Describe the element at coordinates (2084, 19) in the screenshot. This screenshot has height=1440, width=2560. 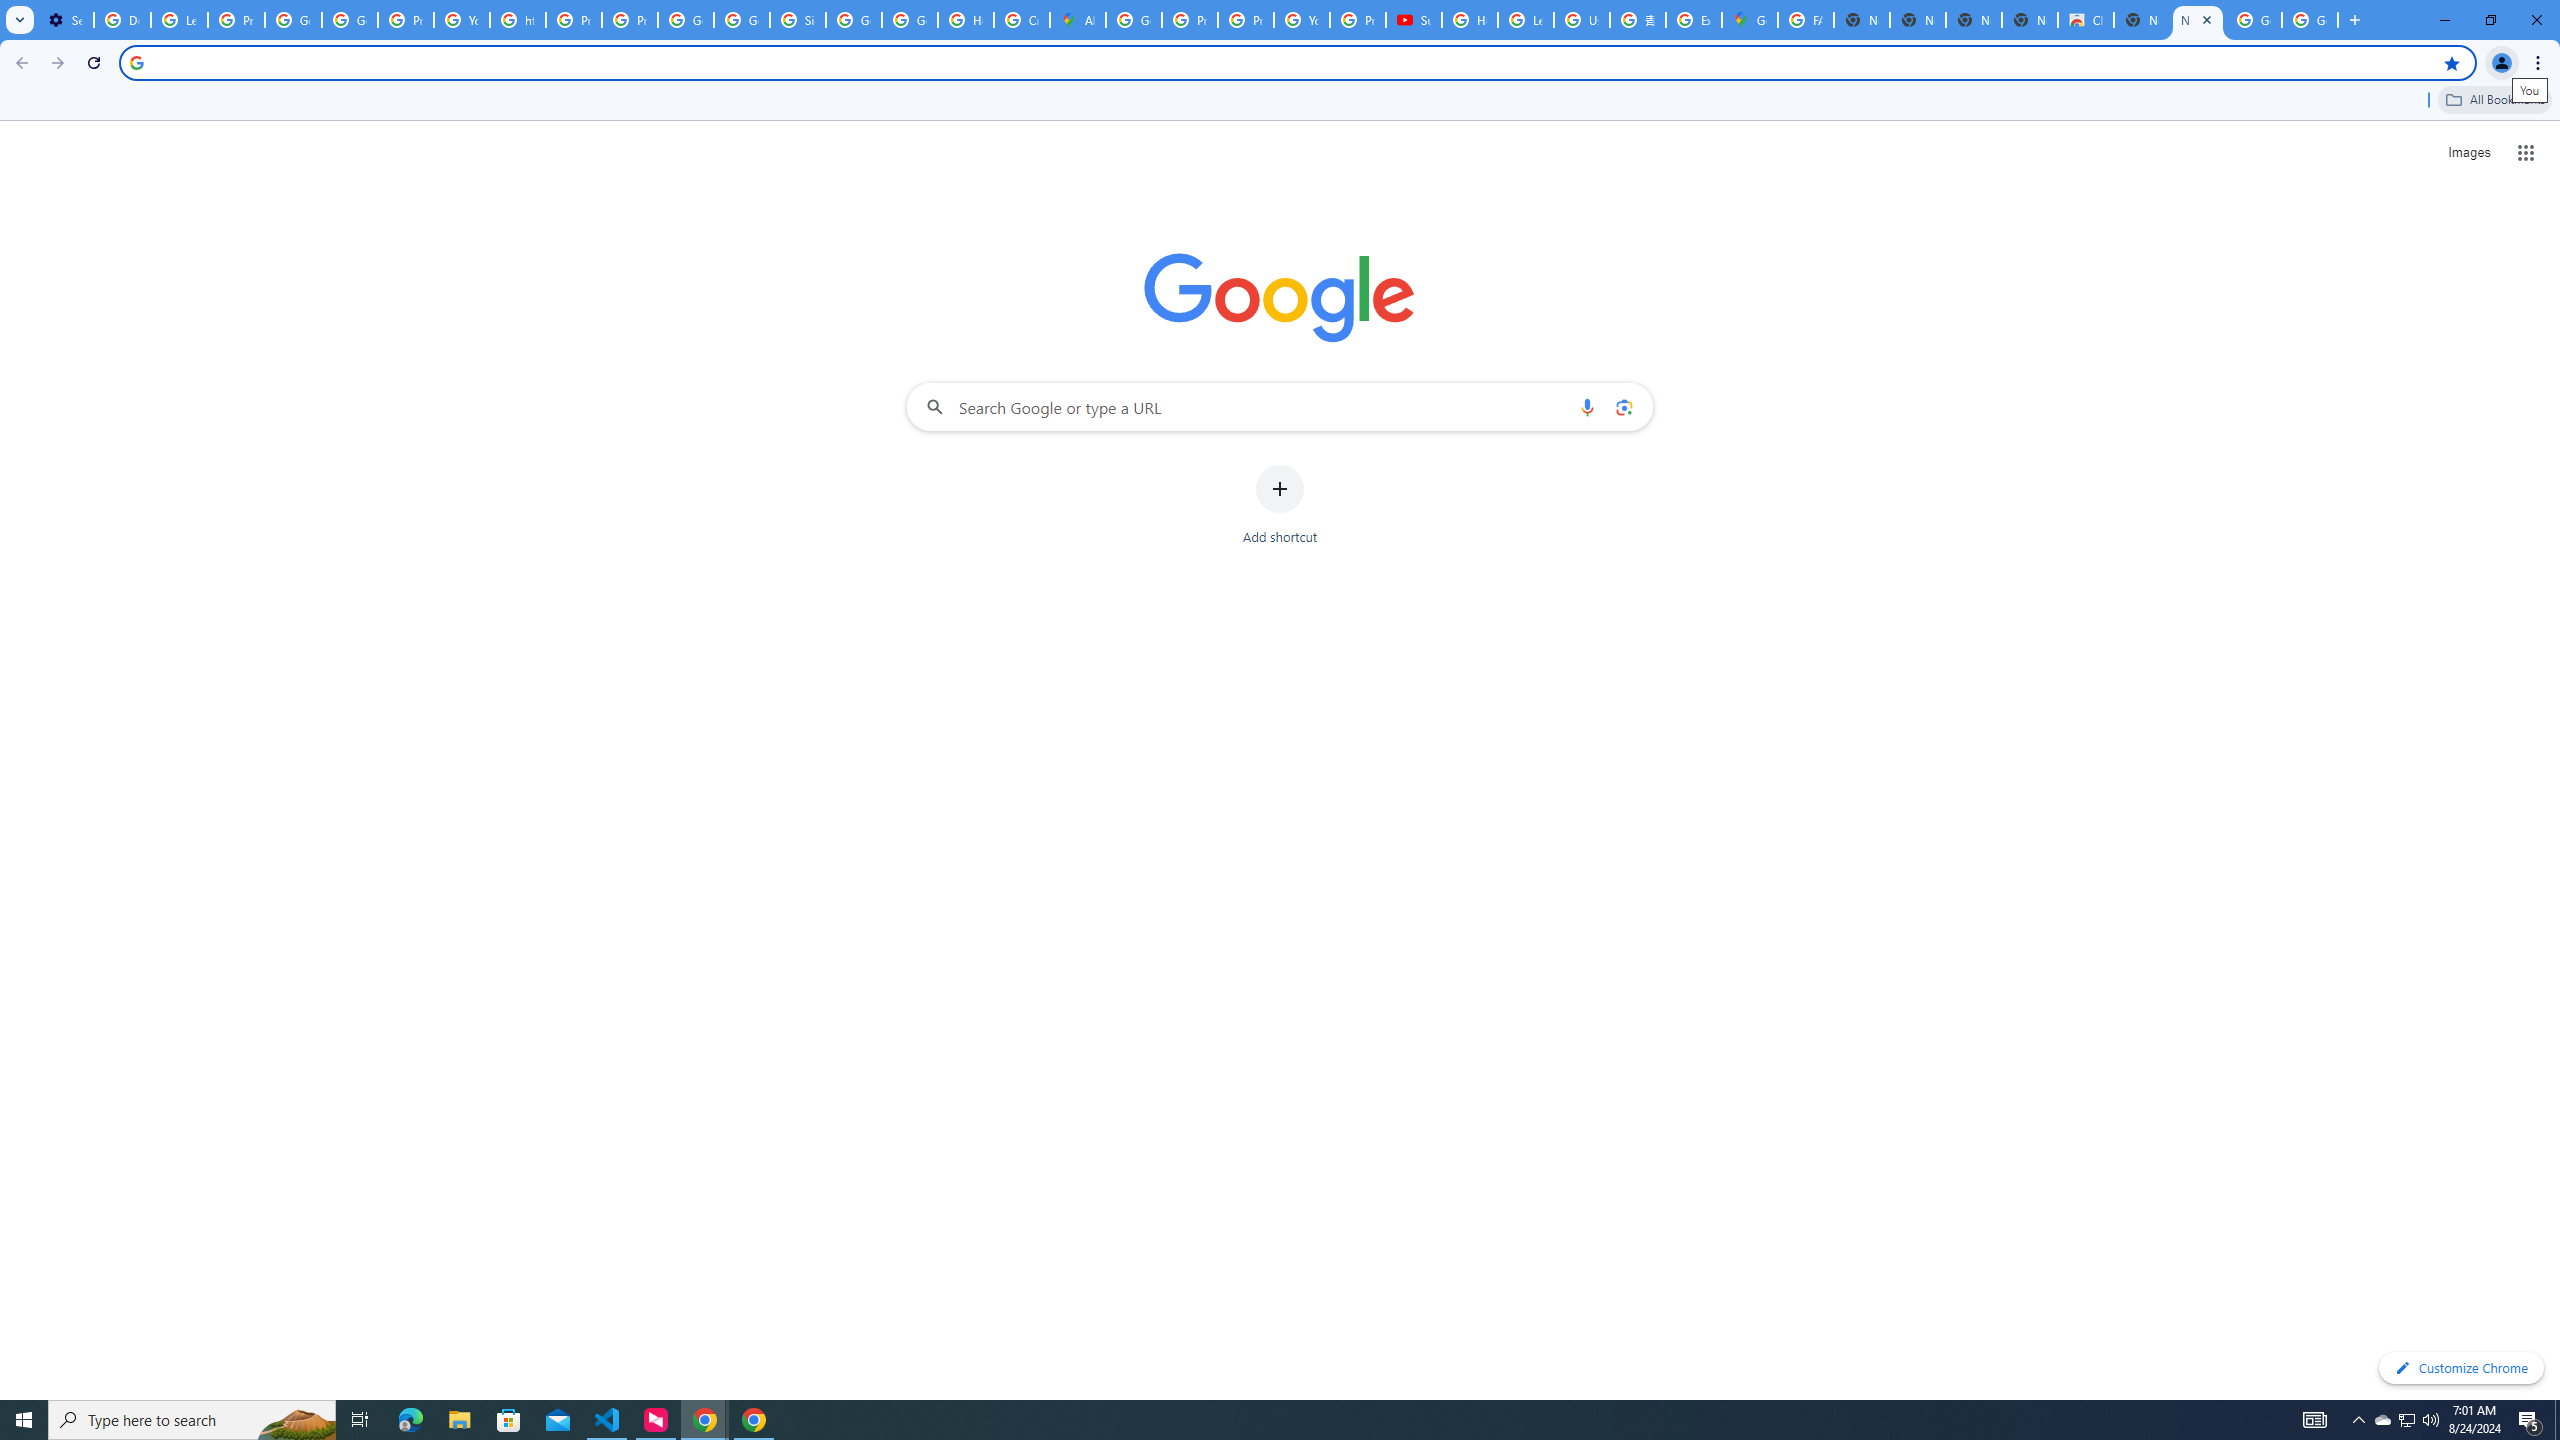
I see `'Chrome Web Store'` at that location.